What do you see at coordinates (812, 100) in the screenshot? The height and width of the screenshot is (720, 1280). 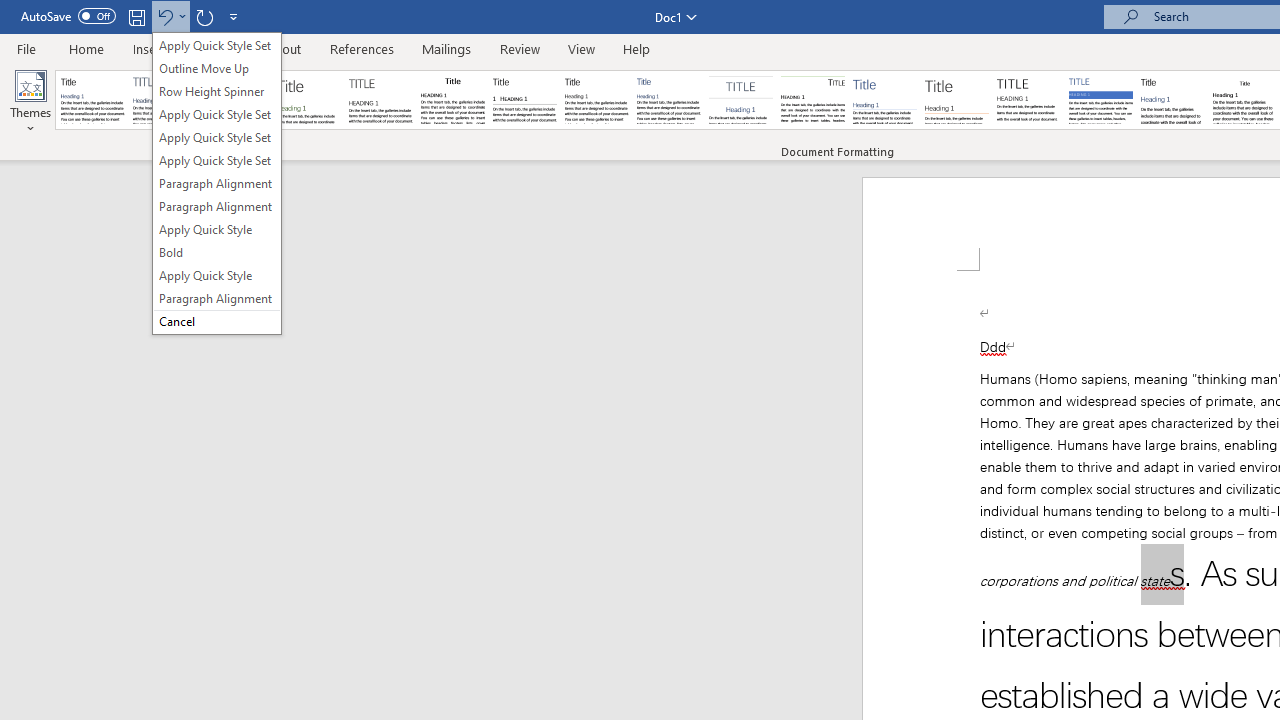 I see `'Lines (Distinctive)'` at bounding box center [812, 100].